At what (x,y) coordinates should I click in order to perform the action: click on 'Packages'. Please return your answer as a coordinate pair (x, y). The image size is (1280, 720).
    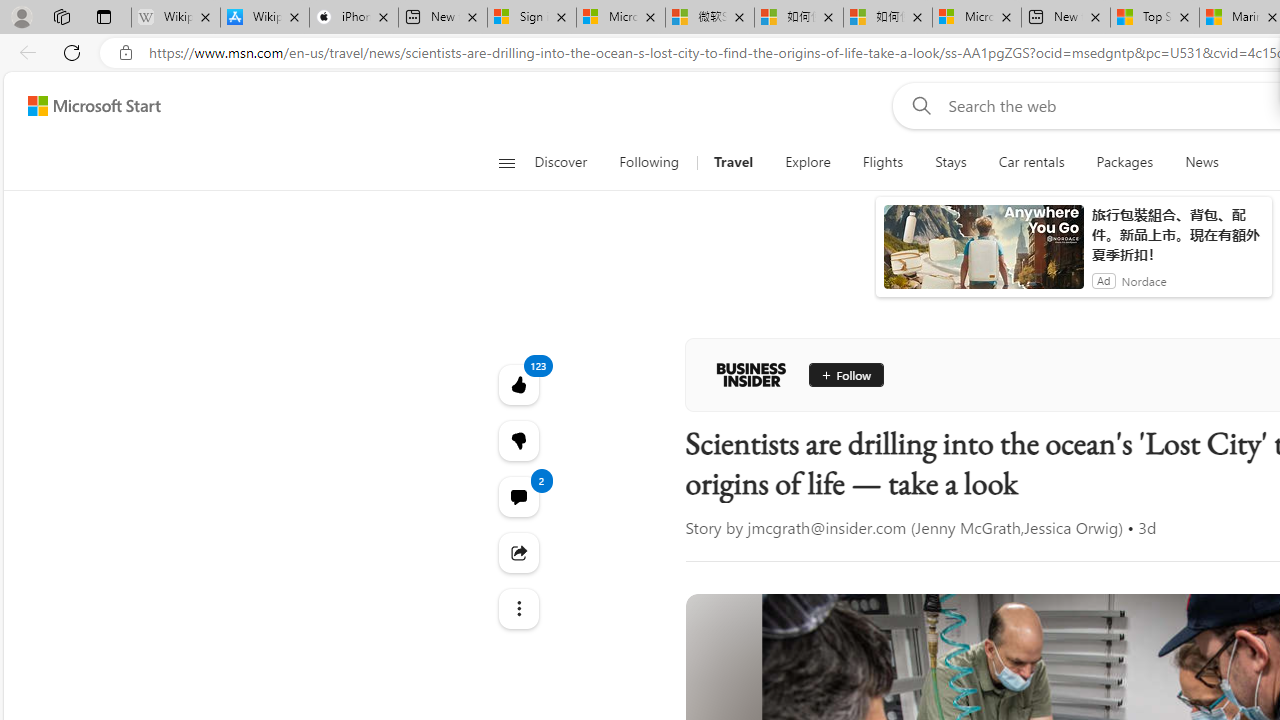
    Looking at the image, I should click on (1125, 162).